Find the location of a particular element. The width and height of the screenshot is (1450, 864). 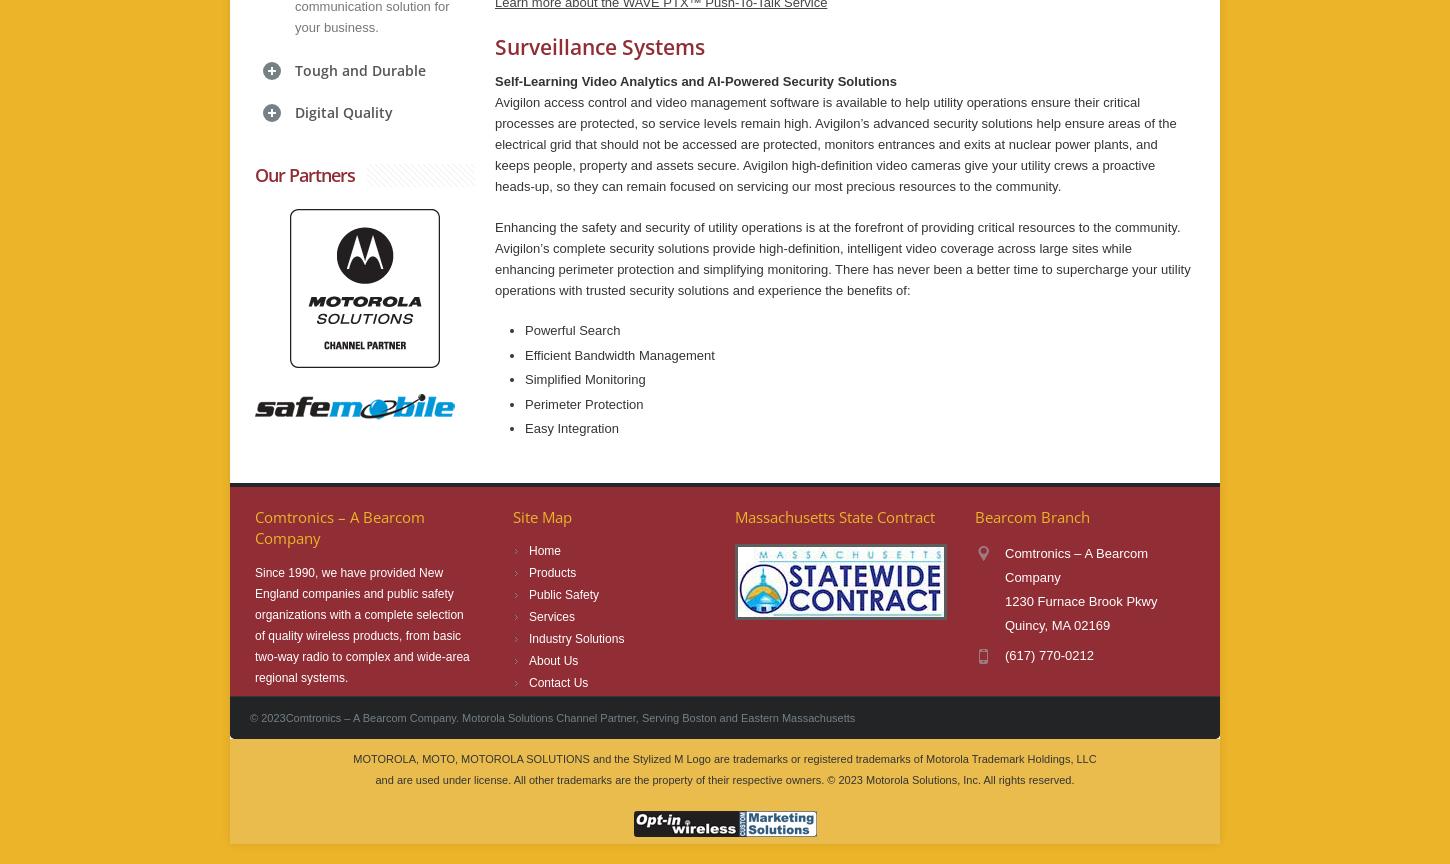

'Digital Quality' is located at coordinates (343, 110).